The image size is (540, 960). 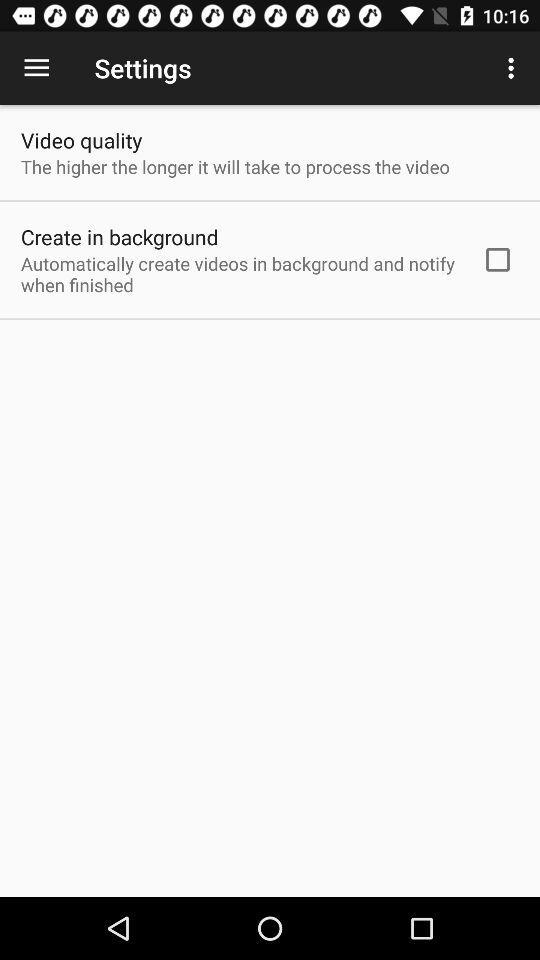 What do you see at coordinates (238, 273) in the screenshot?
I see `icon below create in background` at bounding box center [238, 273].